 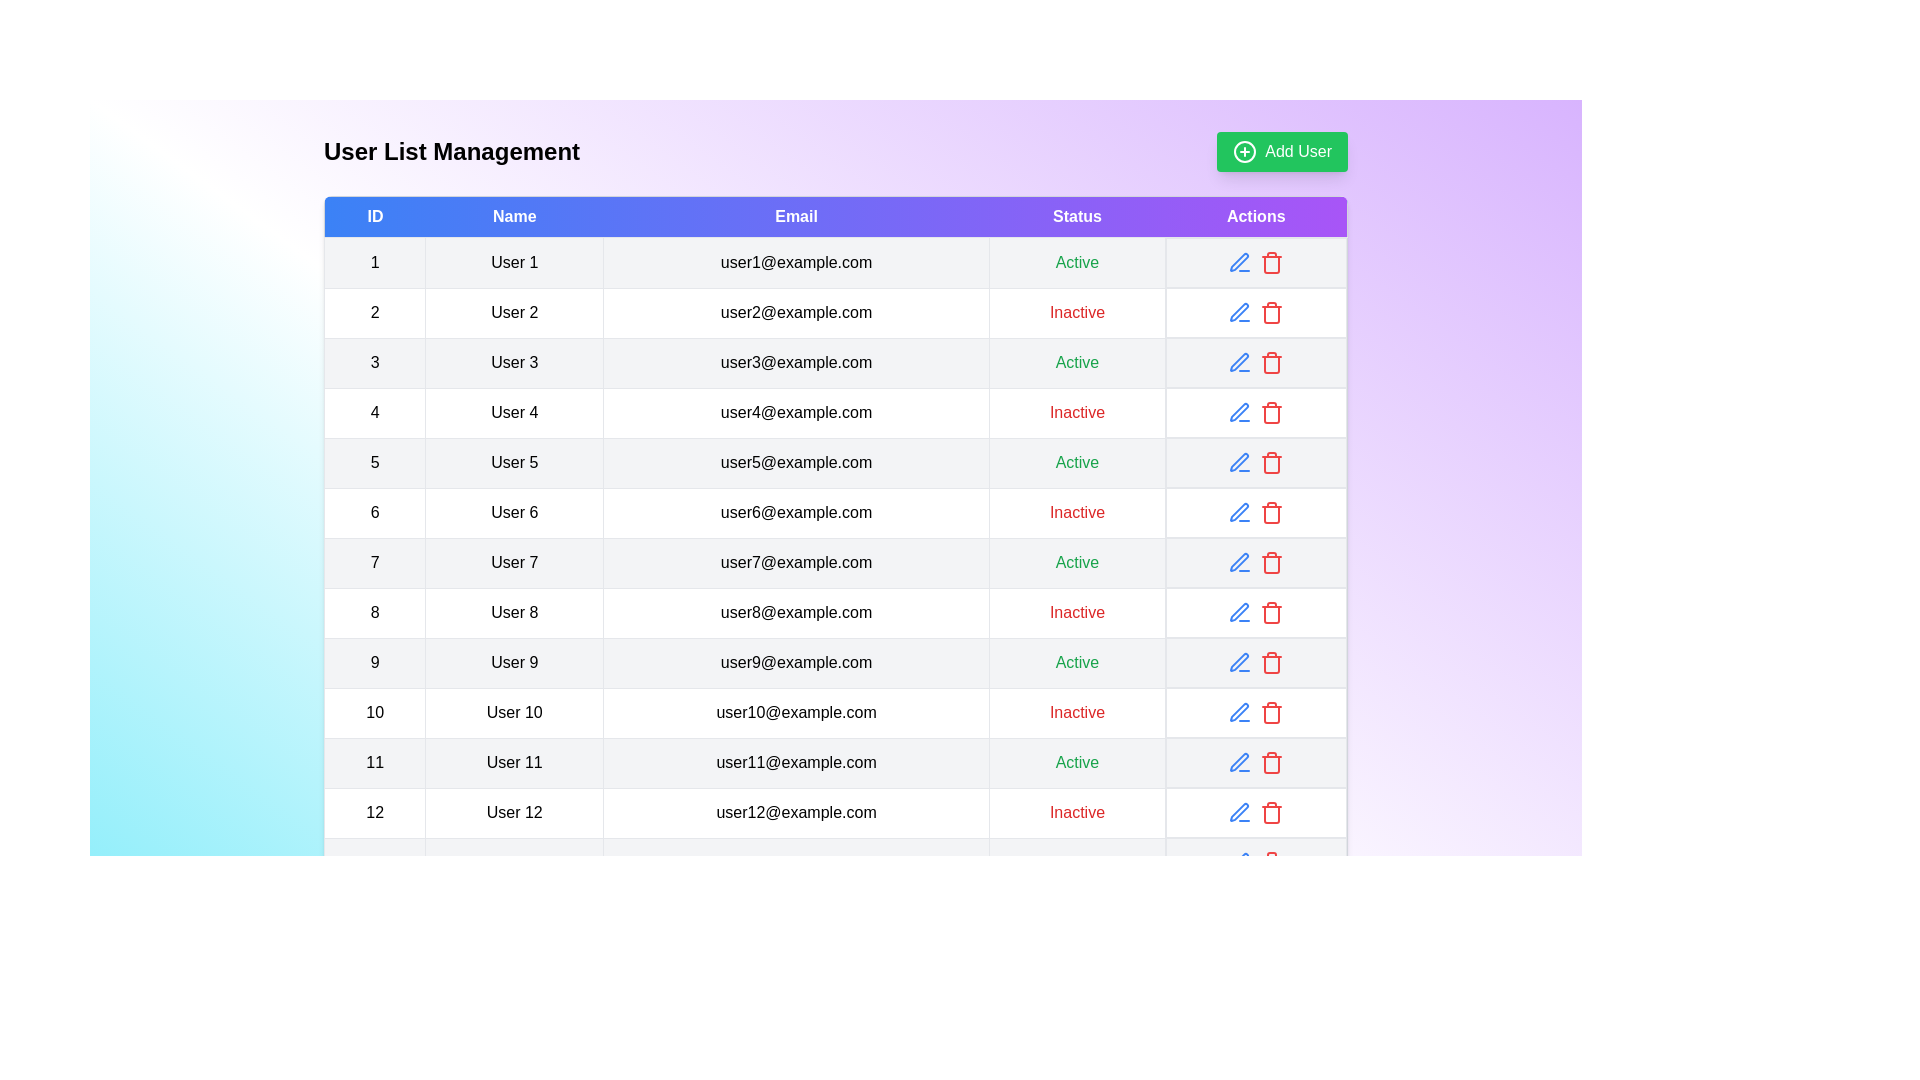 I want to click on the column header to sort the table by ID, so click(x=374, y=216).